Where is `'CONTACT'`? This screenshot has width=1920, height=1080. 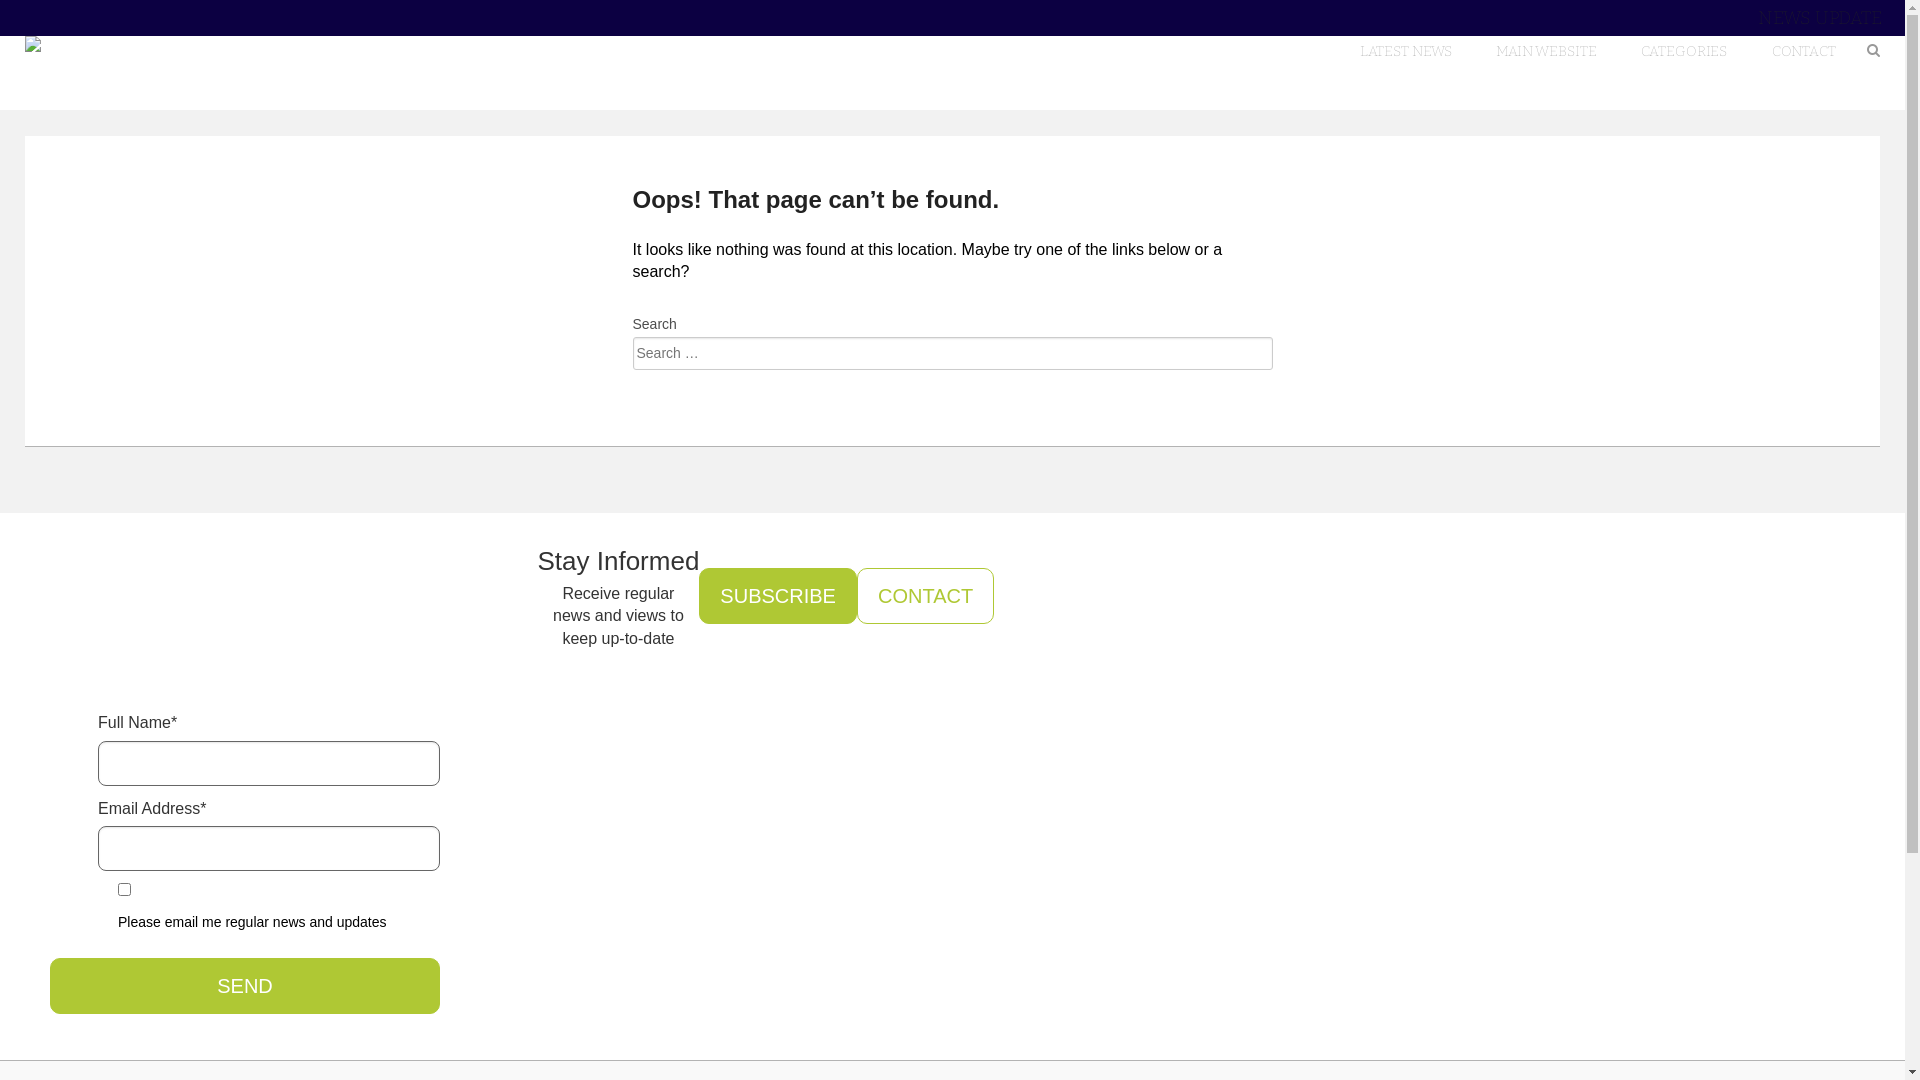 'CONTACT' is located at coordinates (1804, 50).